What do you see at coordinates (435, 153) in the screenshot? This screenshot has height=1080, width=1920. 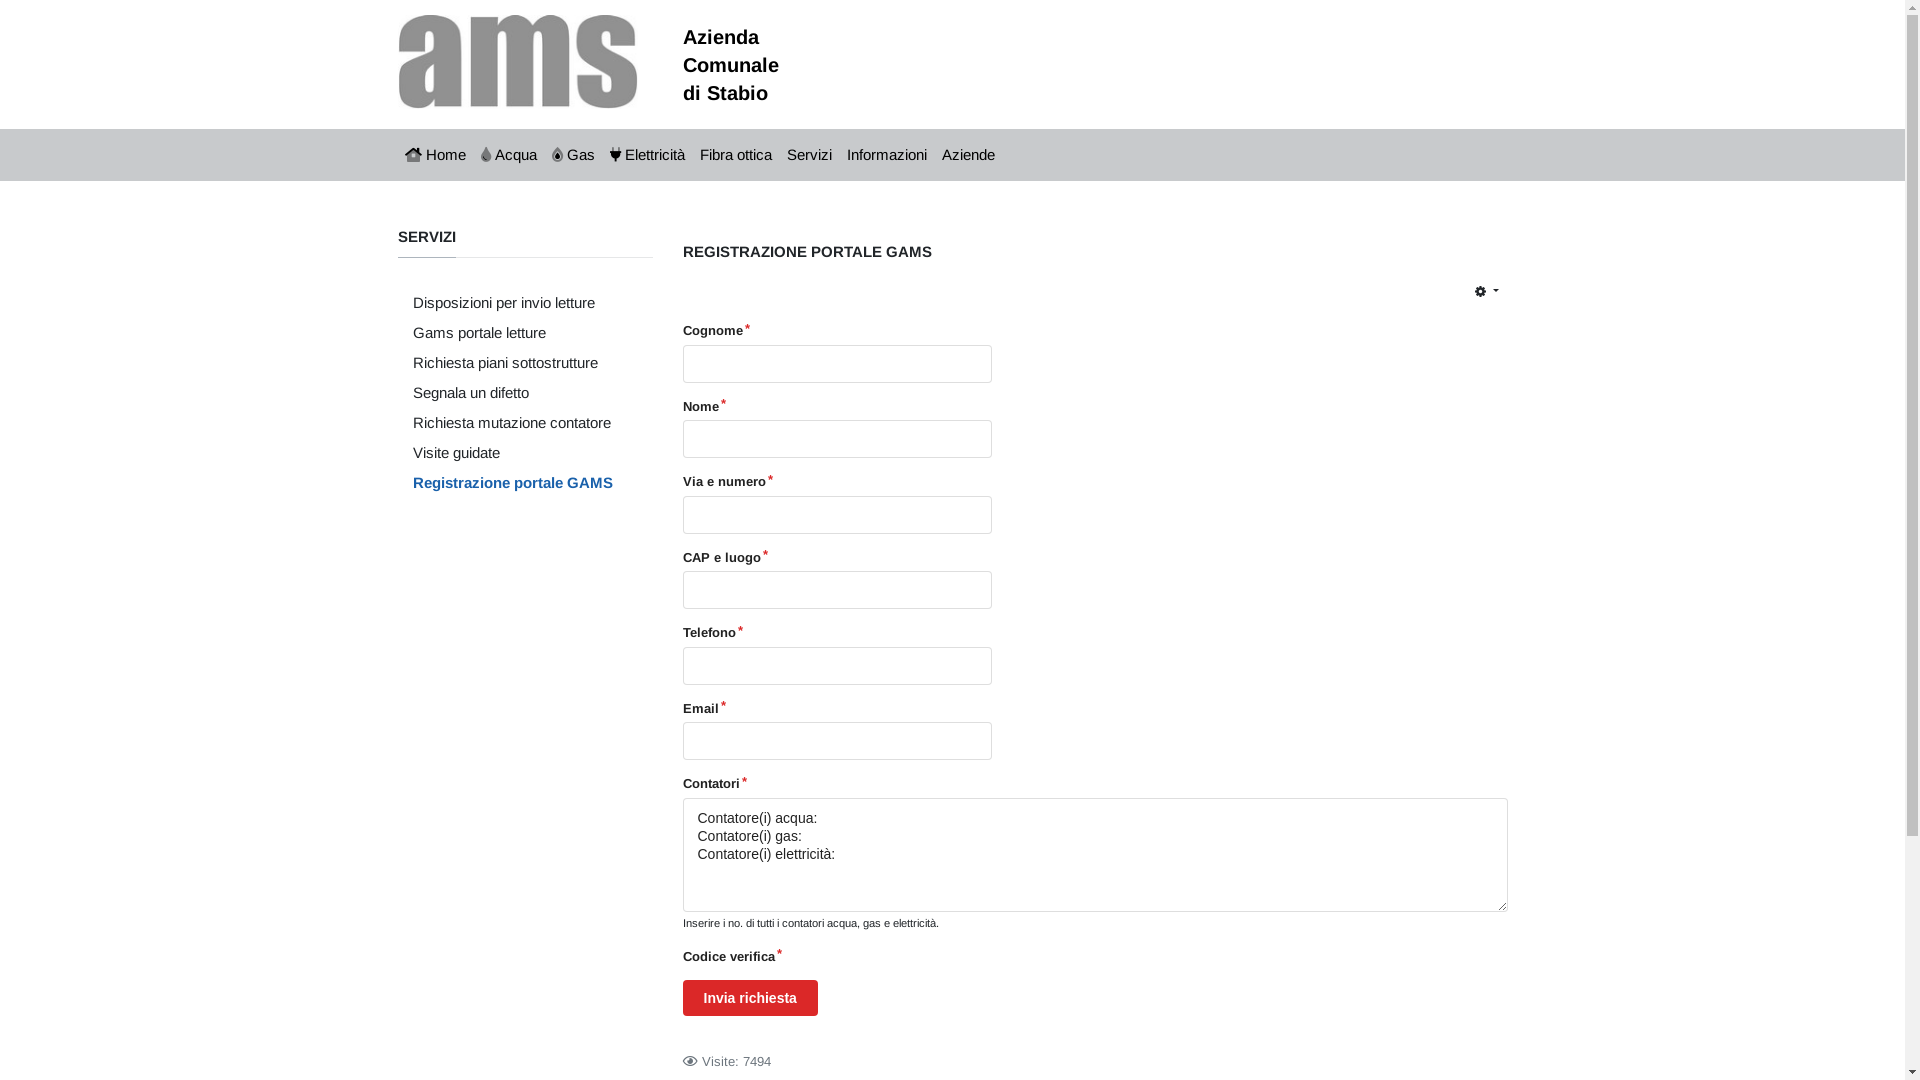 I see `'Home'` at bounding box center [435, 153].